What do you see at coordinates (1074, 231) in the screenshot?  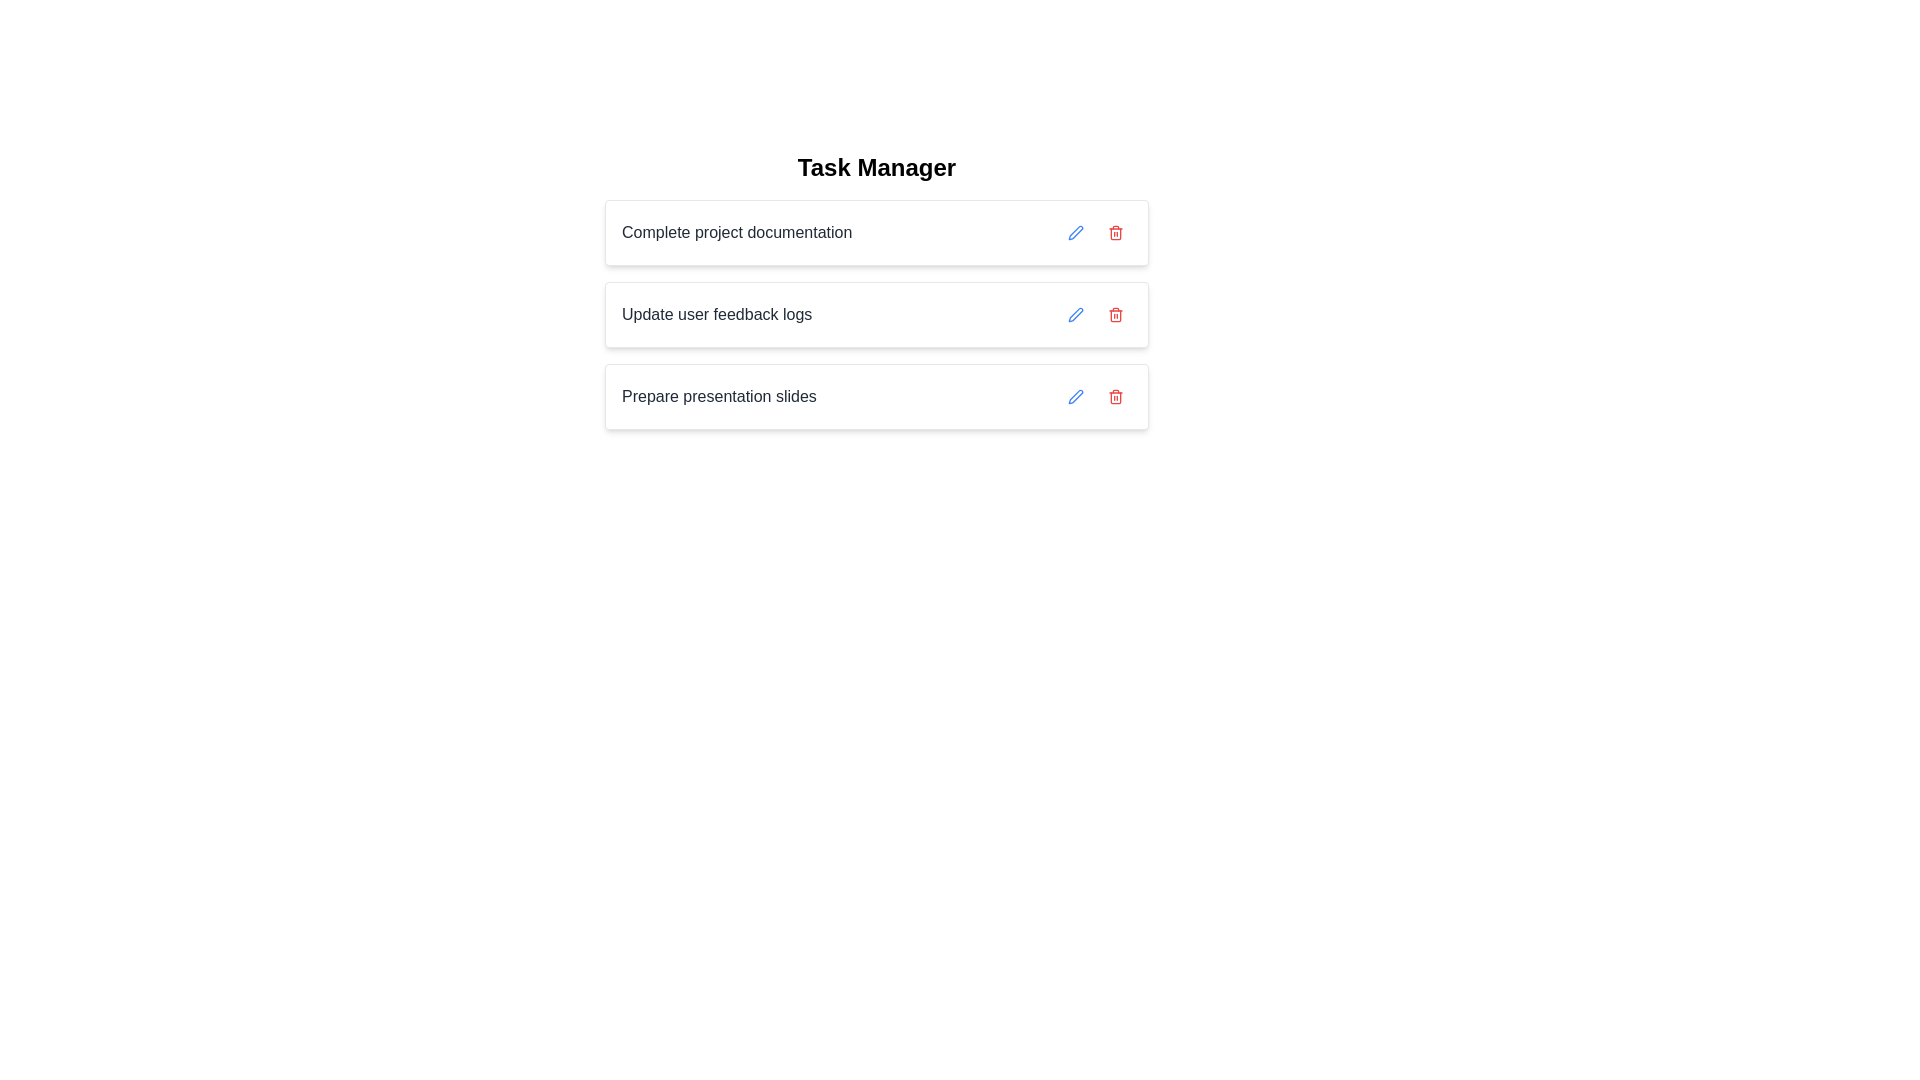 I see `the blue pen icon button located to the right of the 'Complete project documentation' text` at bounding box center [1074, 231].